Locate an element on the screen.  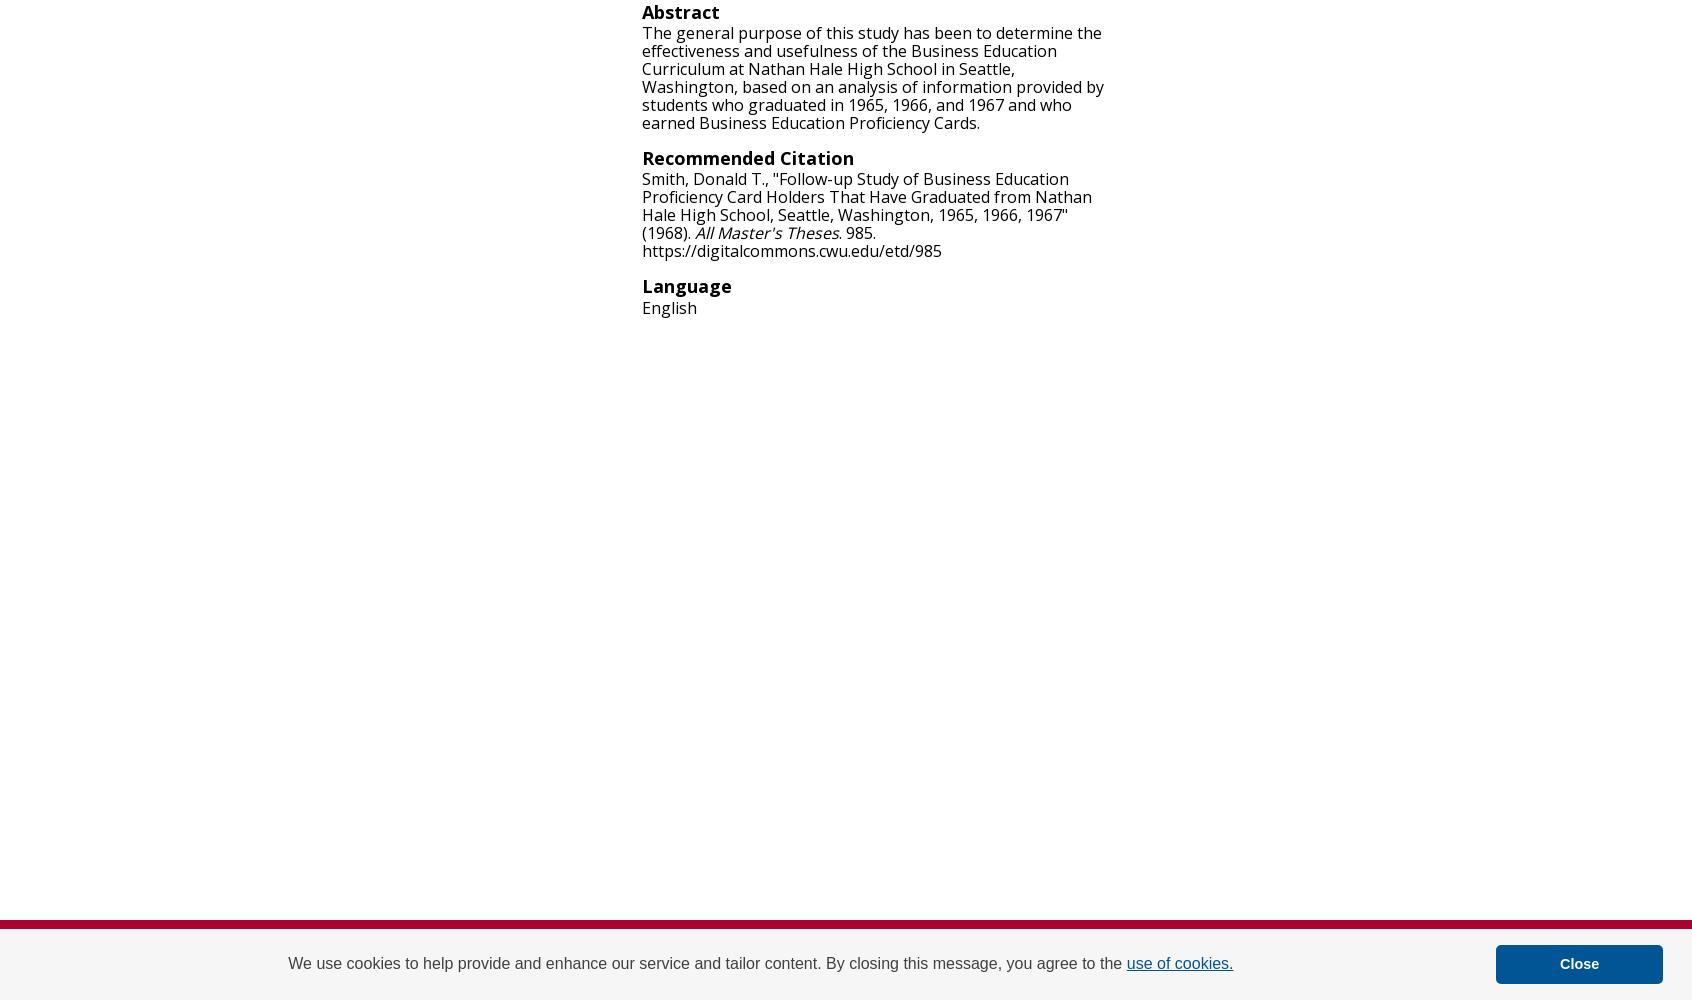
'The general purpose of this study has been to determine the effectiveness and usefulness of the Business Education Curriculum at Nathan Hale High School in Seattle, Washington, based on an analysis of information provided by students who graduated in 1965, 1966, and 1967 and who earned Business Education Proficiency Cards.' is located at coordinates (872, 77).